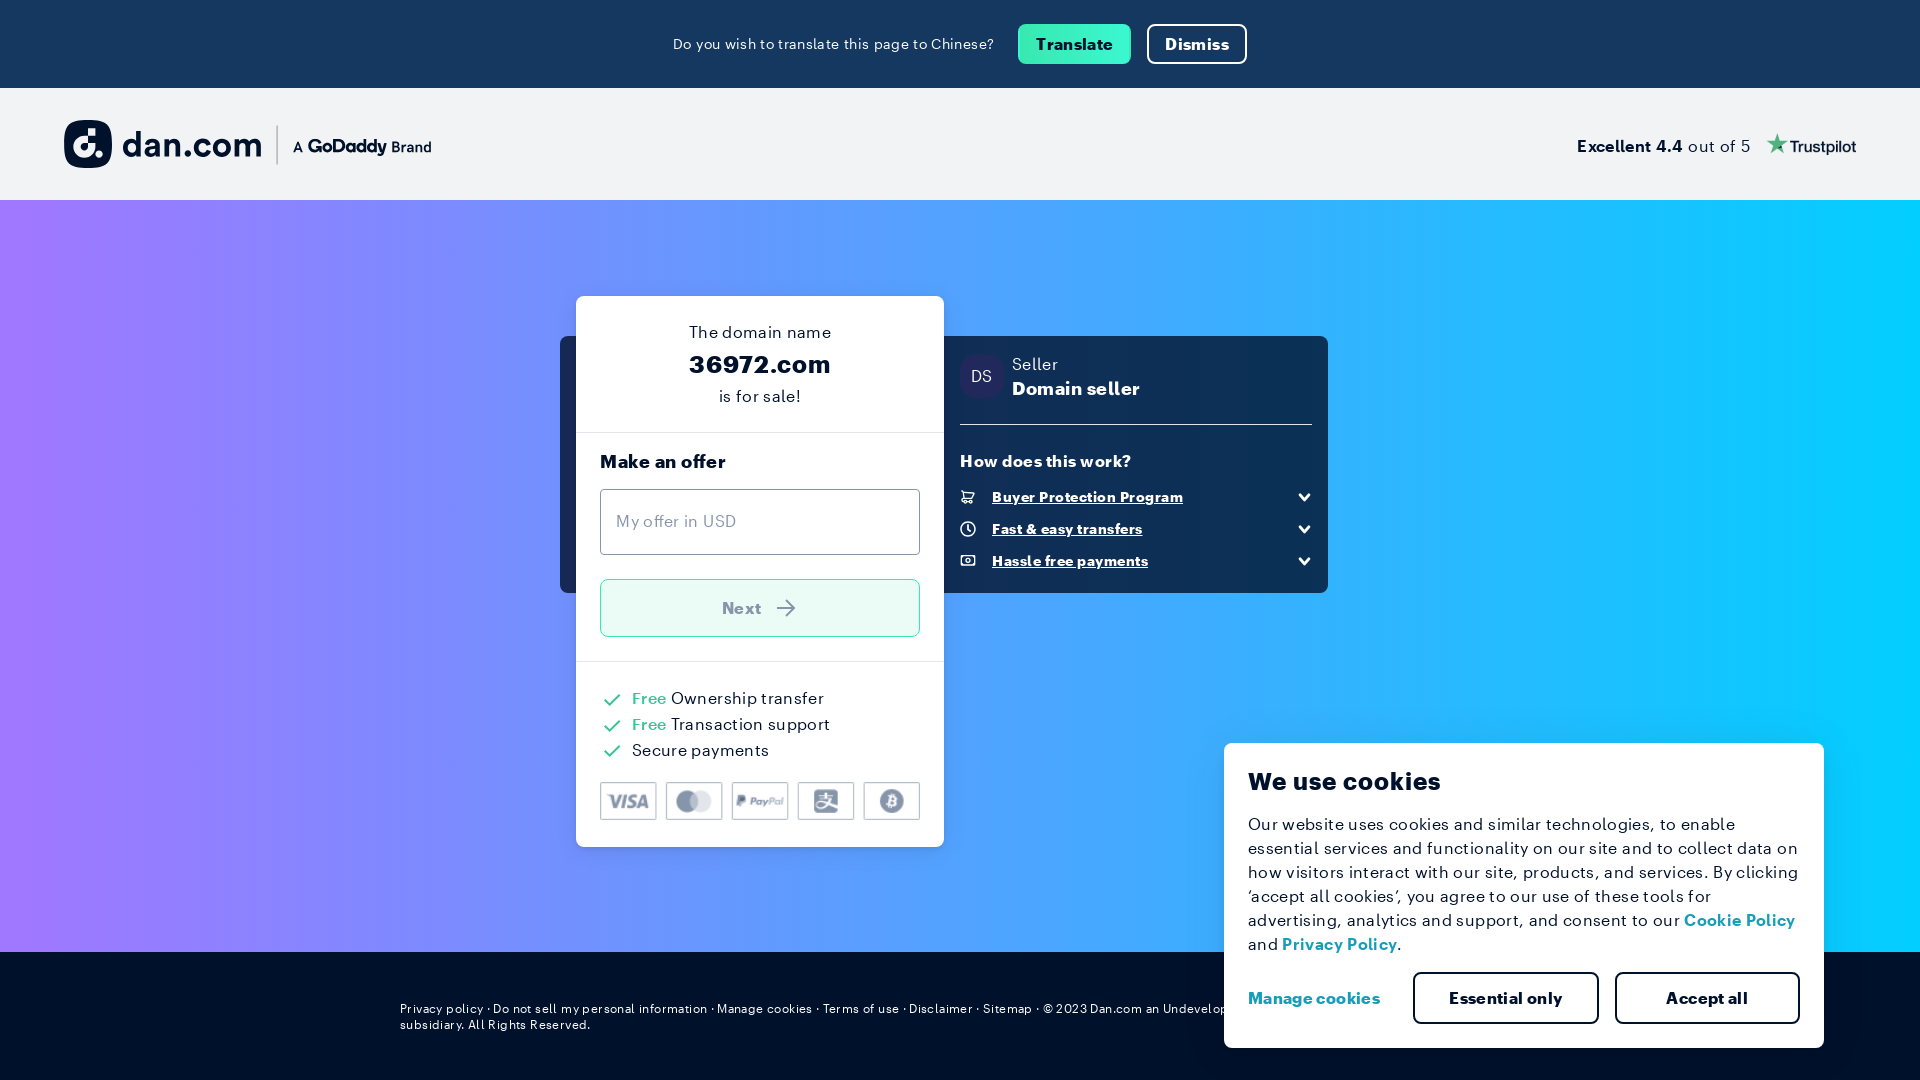 This screenshot has width=1920, height=1080. What do you see at coordinates (1017, 43) in the screenshot?
I see `'Translate'` at bounding box center [1017, 43].